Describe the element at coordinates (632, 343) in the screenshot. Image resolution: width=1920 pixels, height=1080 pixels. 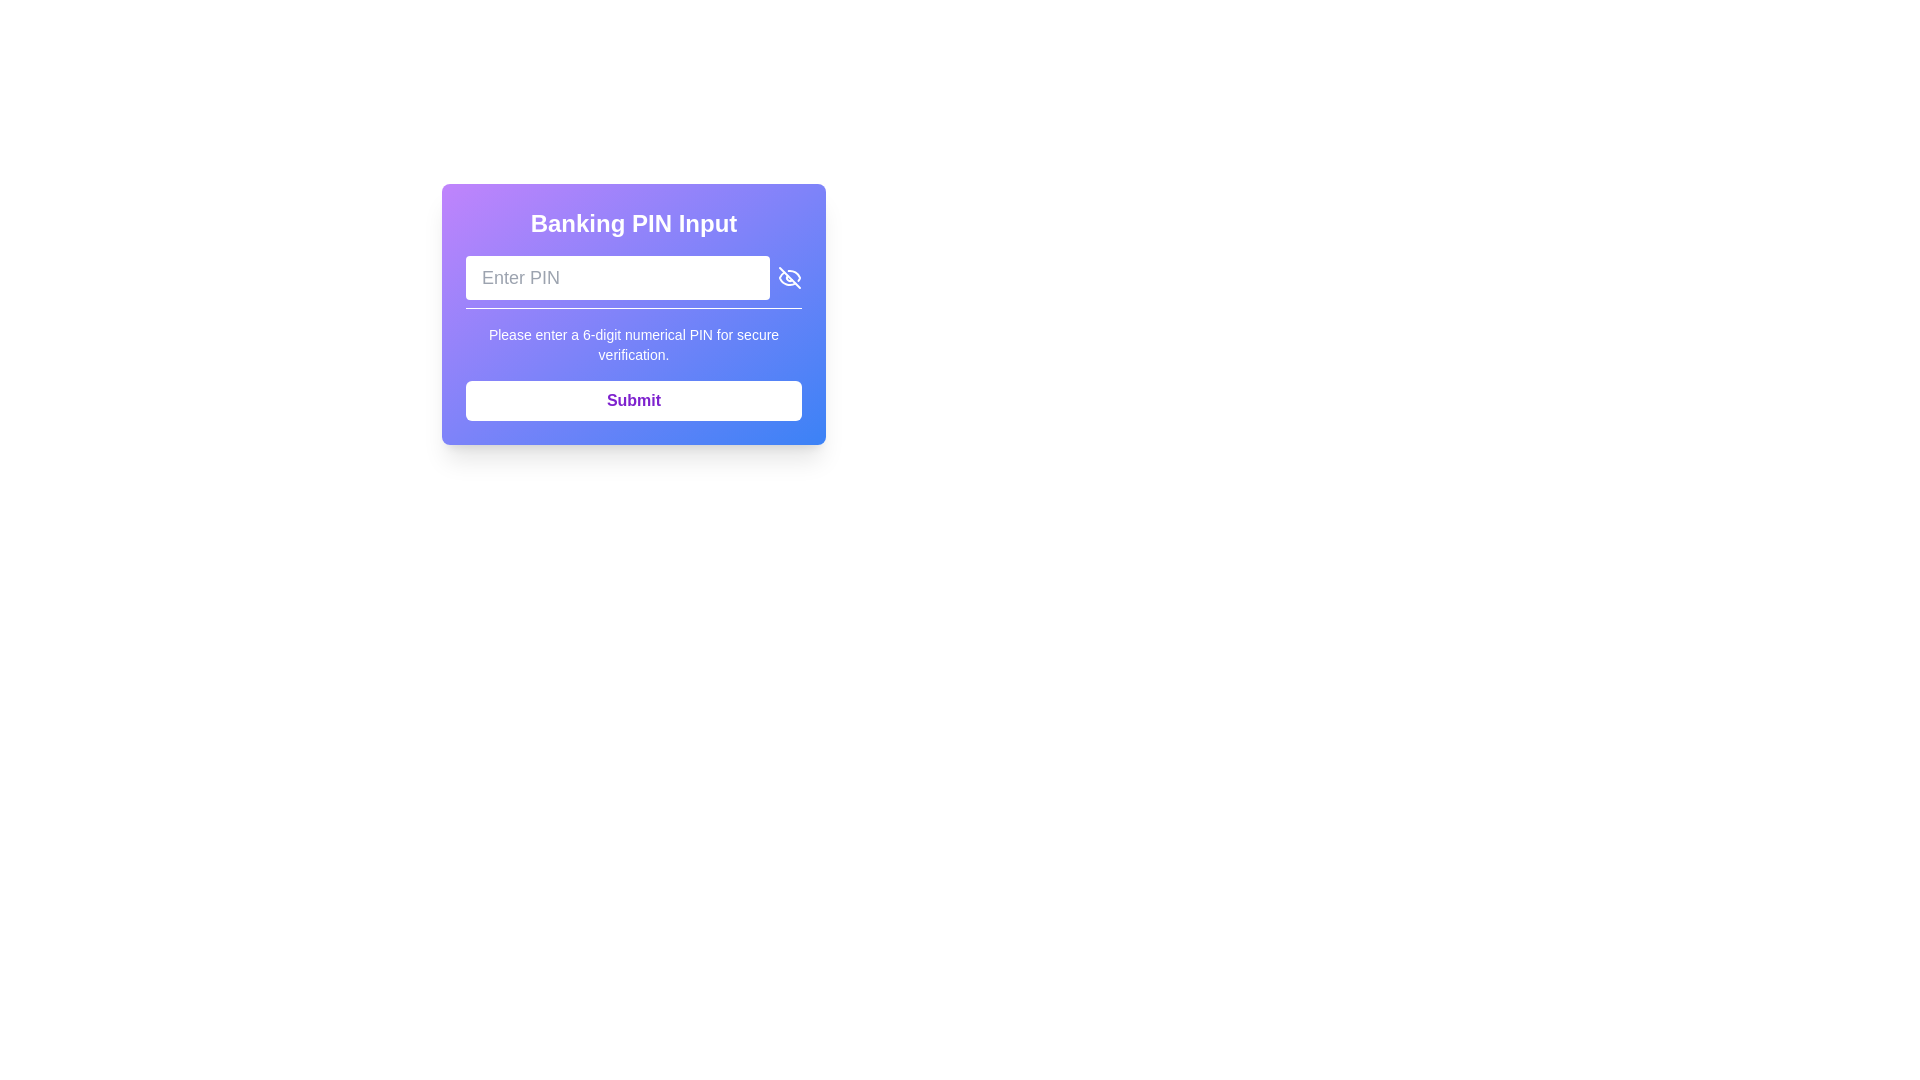
I see `the instructional text element that guides the user to enter a 6-digit numerical PIN for verification, which is centrally aligned and located beneath the PIN input field` at that location.